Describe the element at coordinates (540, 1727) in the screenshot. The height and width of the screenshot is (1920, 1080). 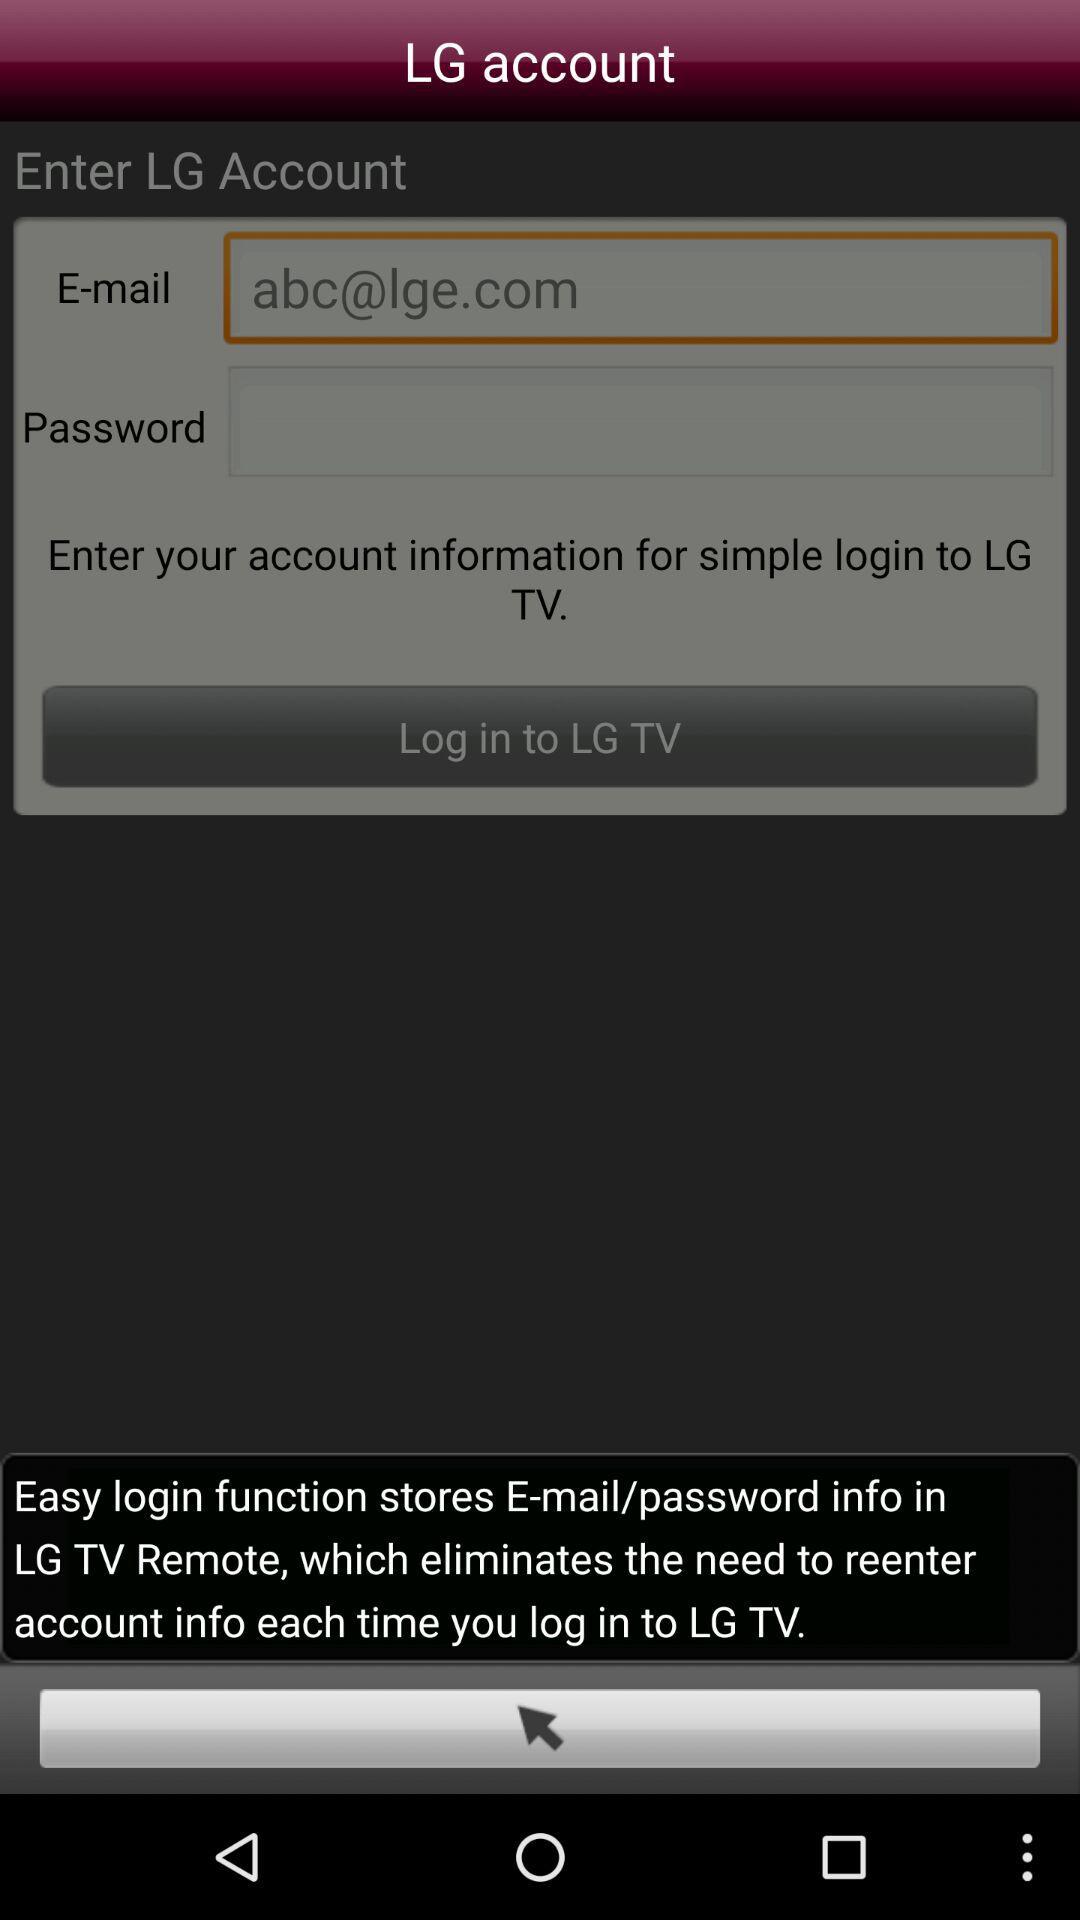
I see `the button on the bottom line of the web page` at that location.